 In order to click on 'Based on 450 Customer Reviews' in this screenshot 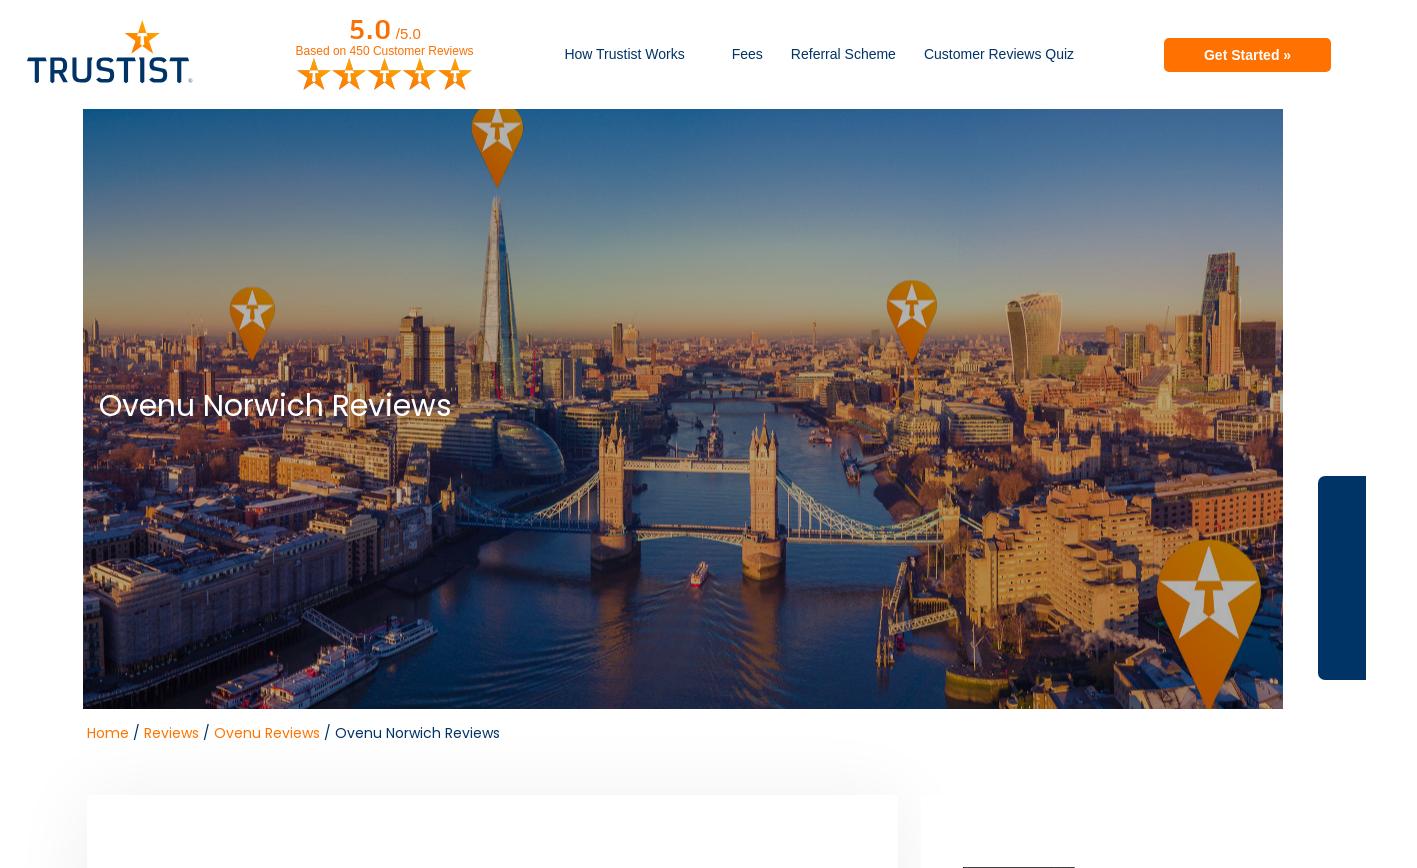, I will do `click(383, 49)`.